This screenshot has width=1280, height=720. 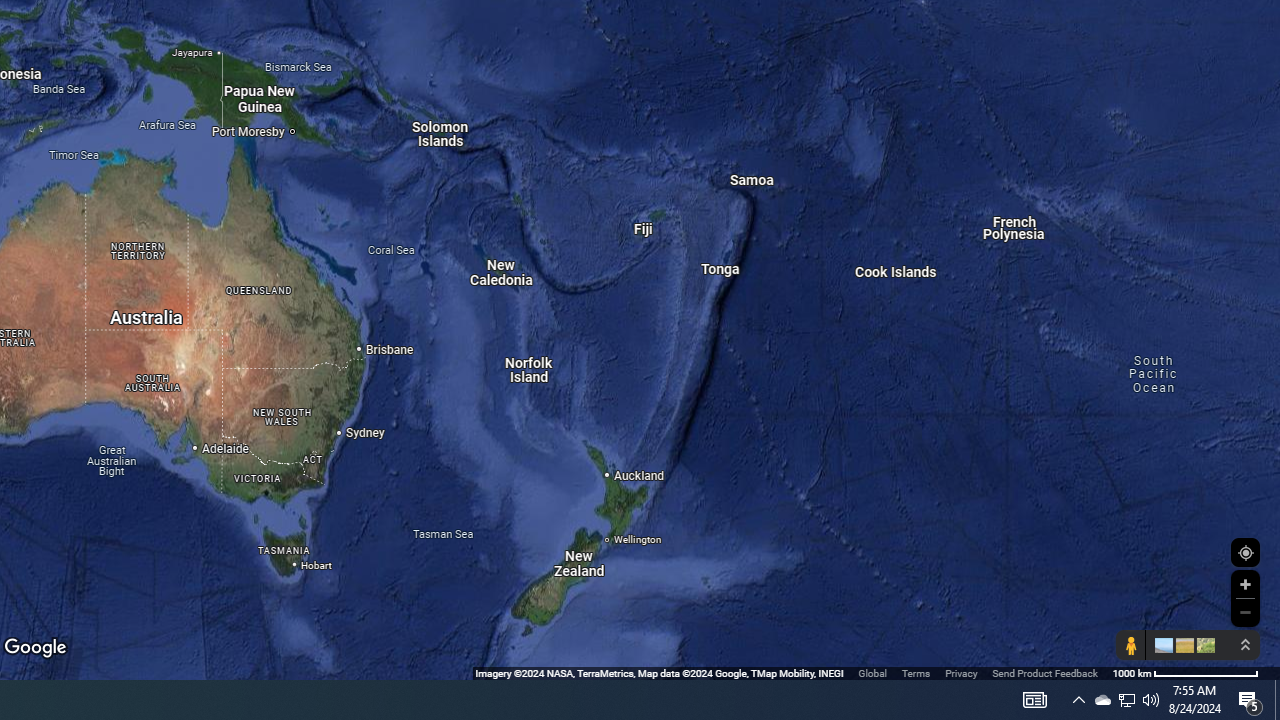 I want to click on 'Global', so click(x=872, y=673).